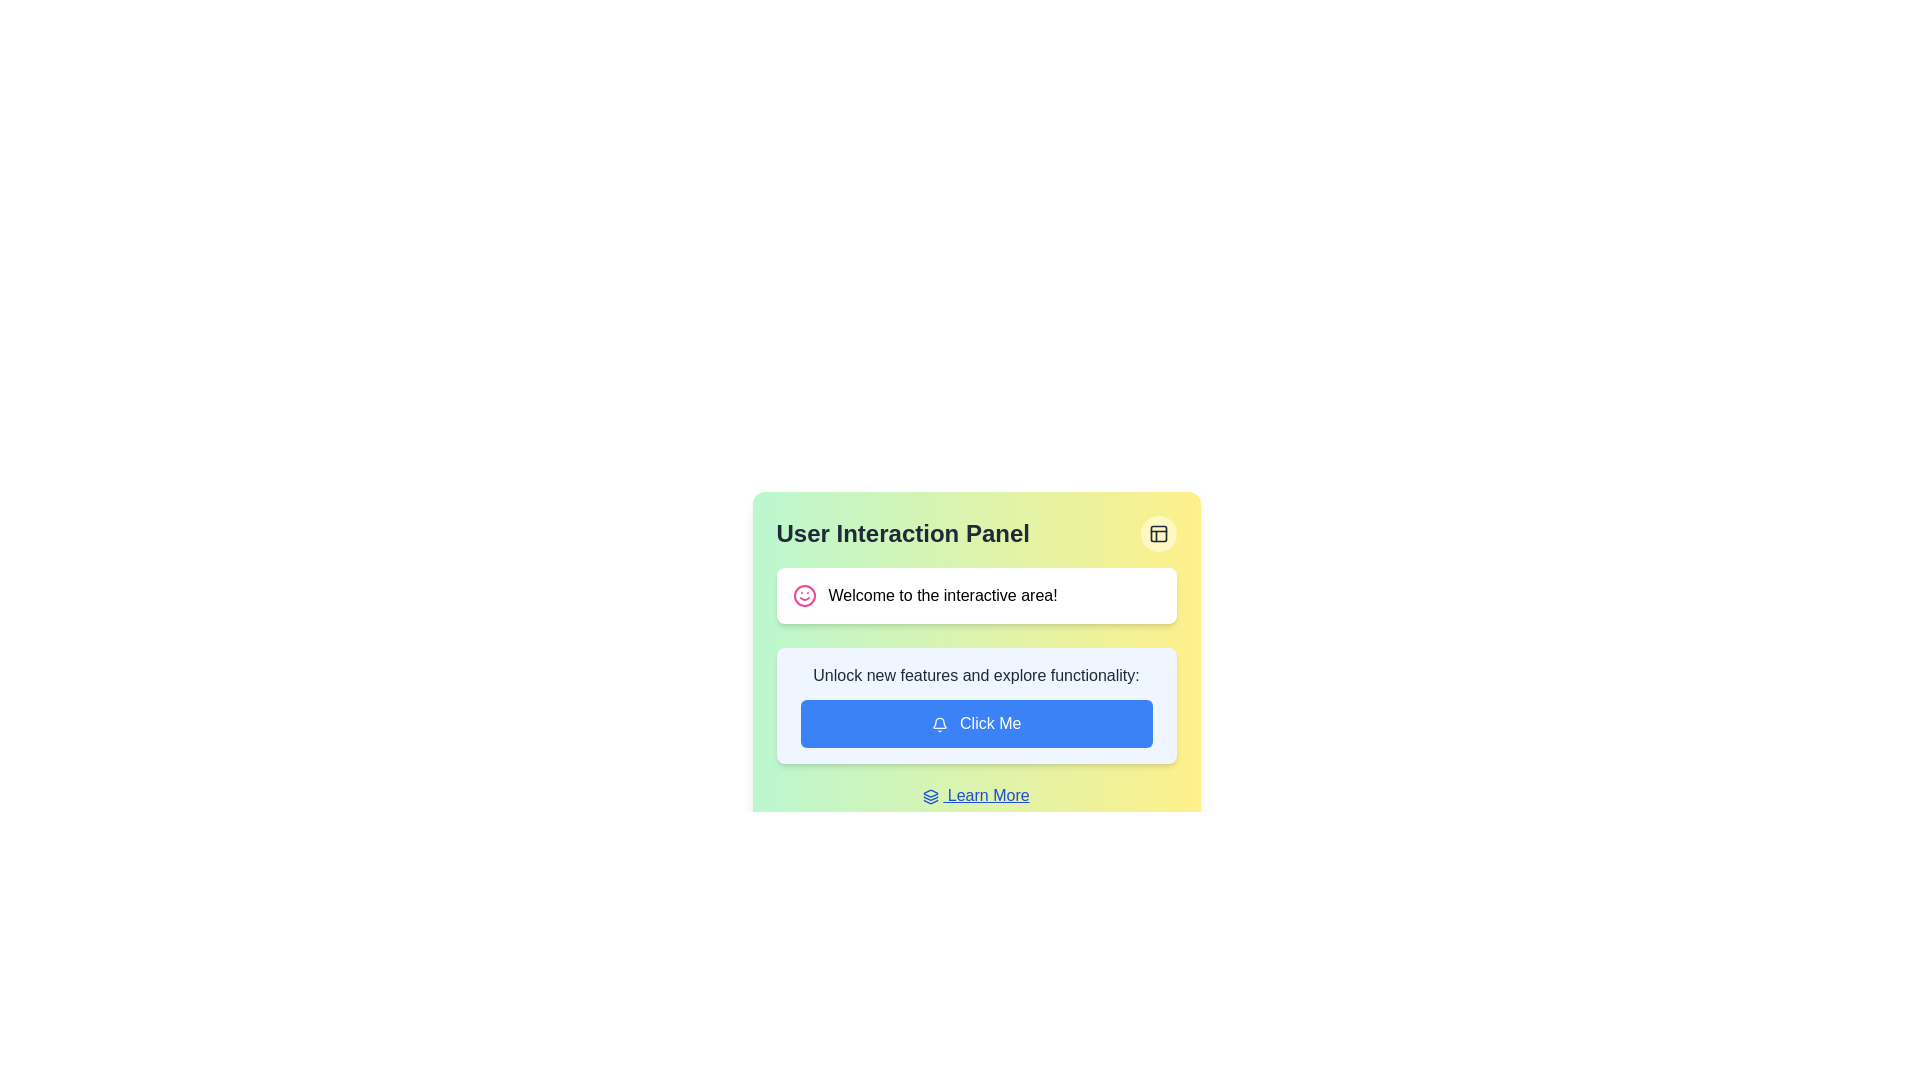  Describe the element at coordinates (930, 795) in the screenshot. I see `the blue SVG icon representing stacked layers, located to the left of the 'Learn More' text link at the bottom right corner of the card-like UI panel` at that location.